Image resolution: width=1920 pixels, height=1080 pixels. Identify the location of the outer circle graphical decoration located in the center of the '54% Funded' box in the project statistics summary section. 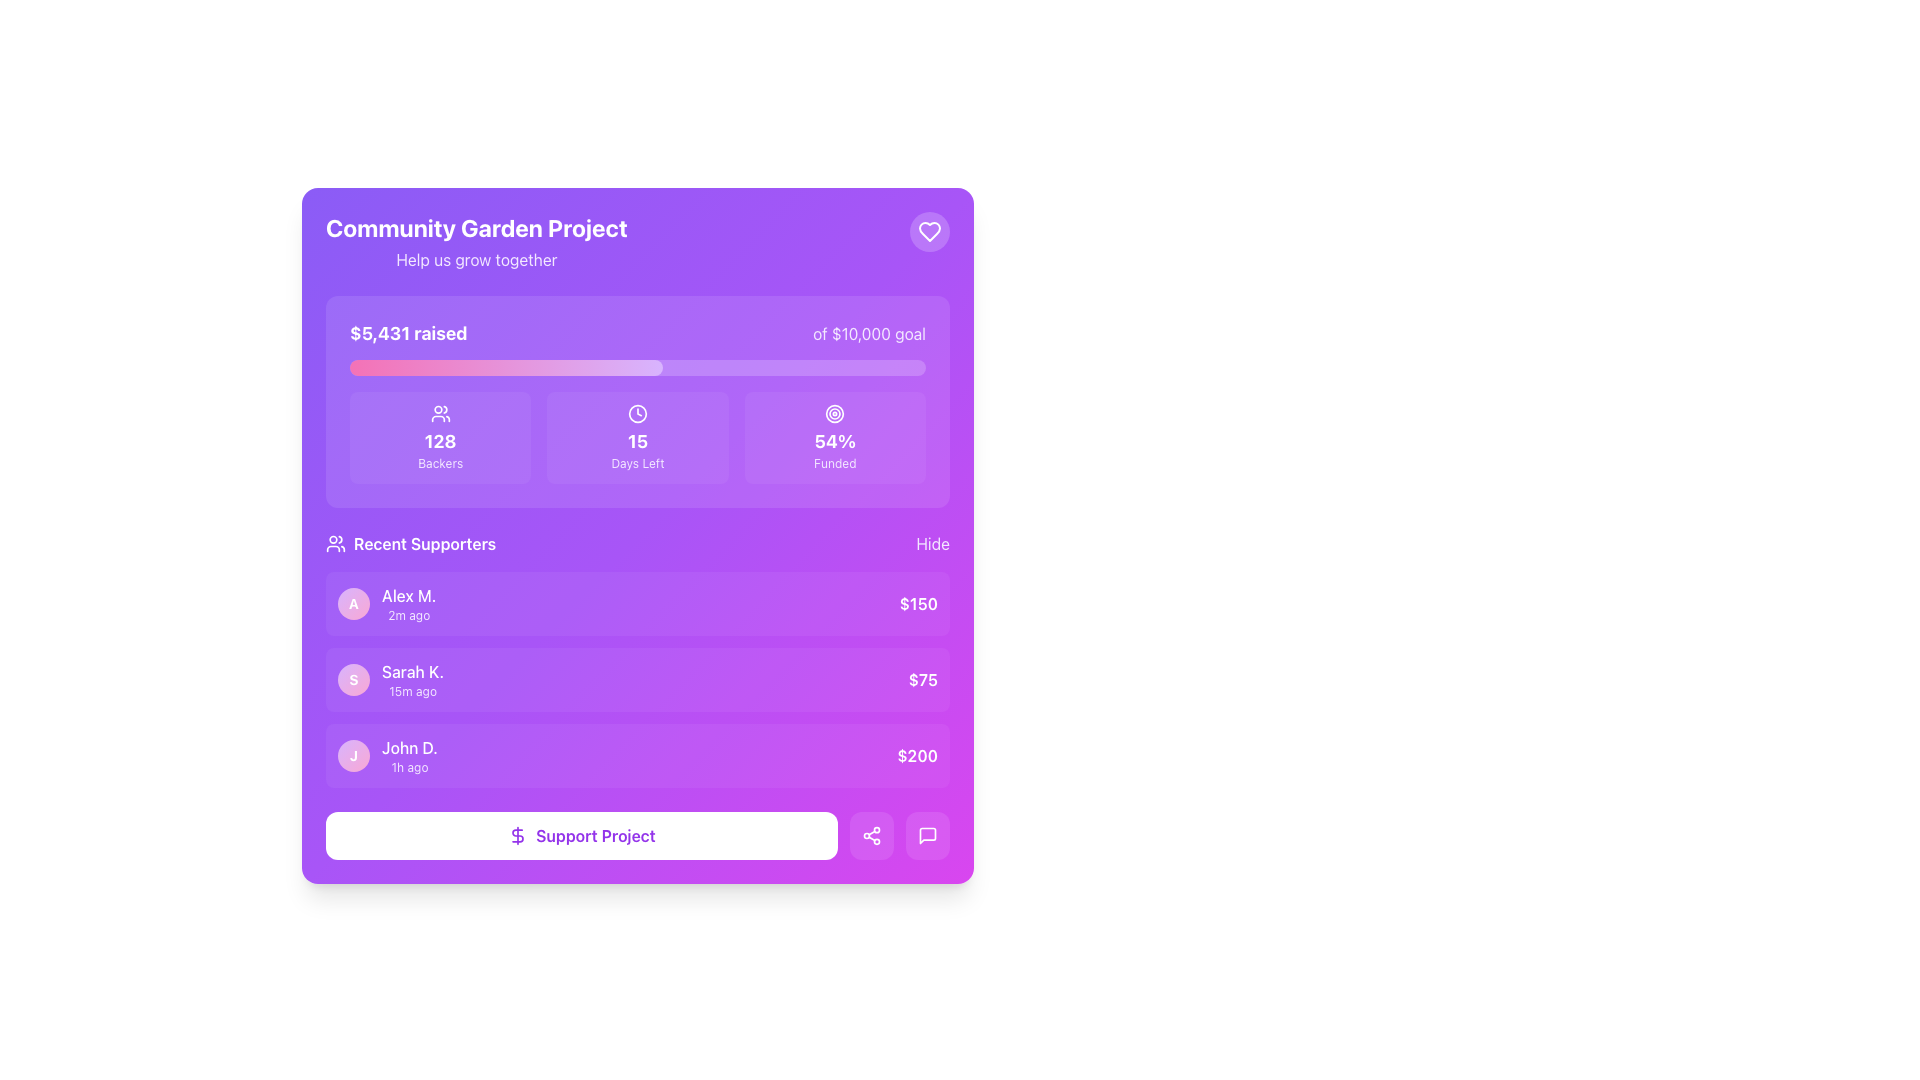
(835, 412).